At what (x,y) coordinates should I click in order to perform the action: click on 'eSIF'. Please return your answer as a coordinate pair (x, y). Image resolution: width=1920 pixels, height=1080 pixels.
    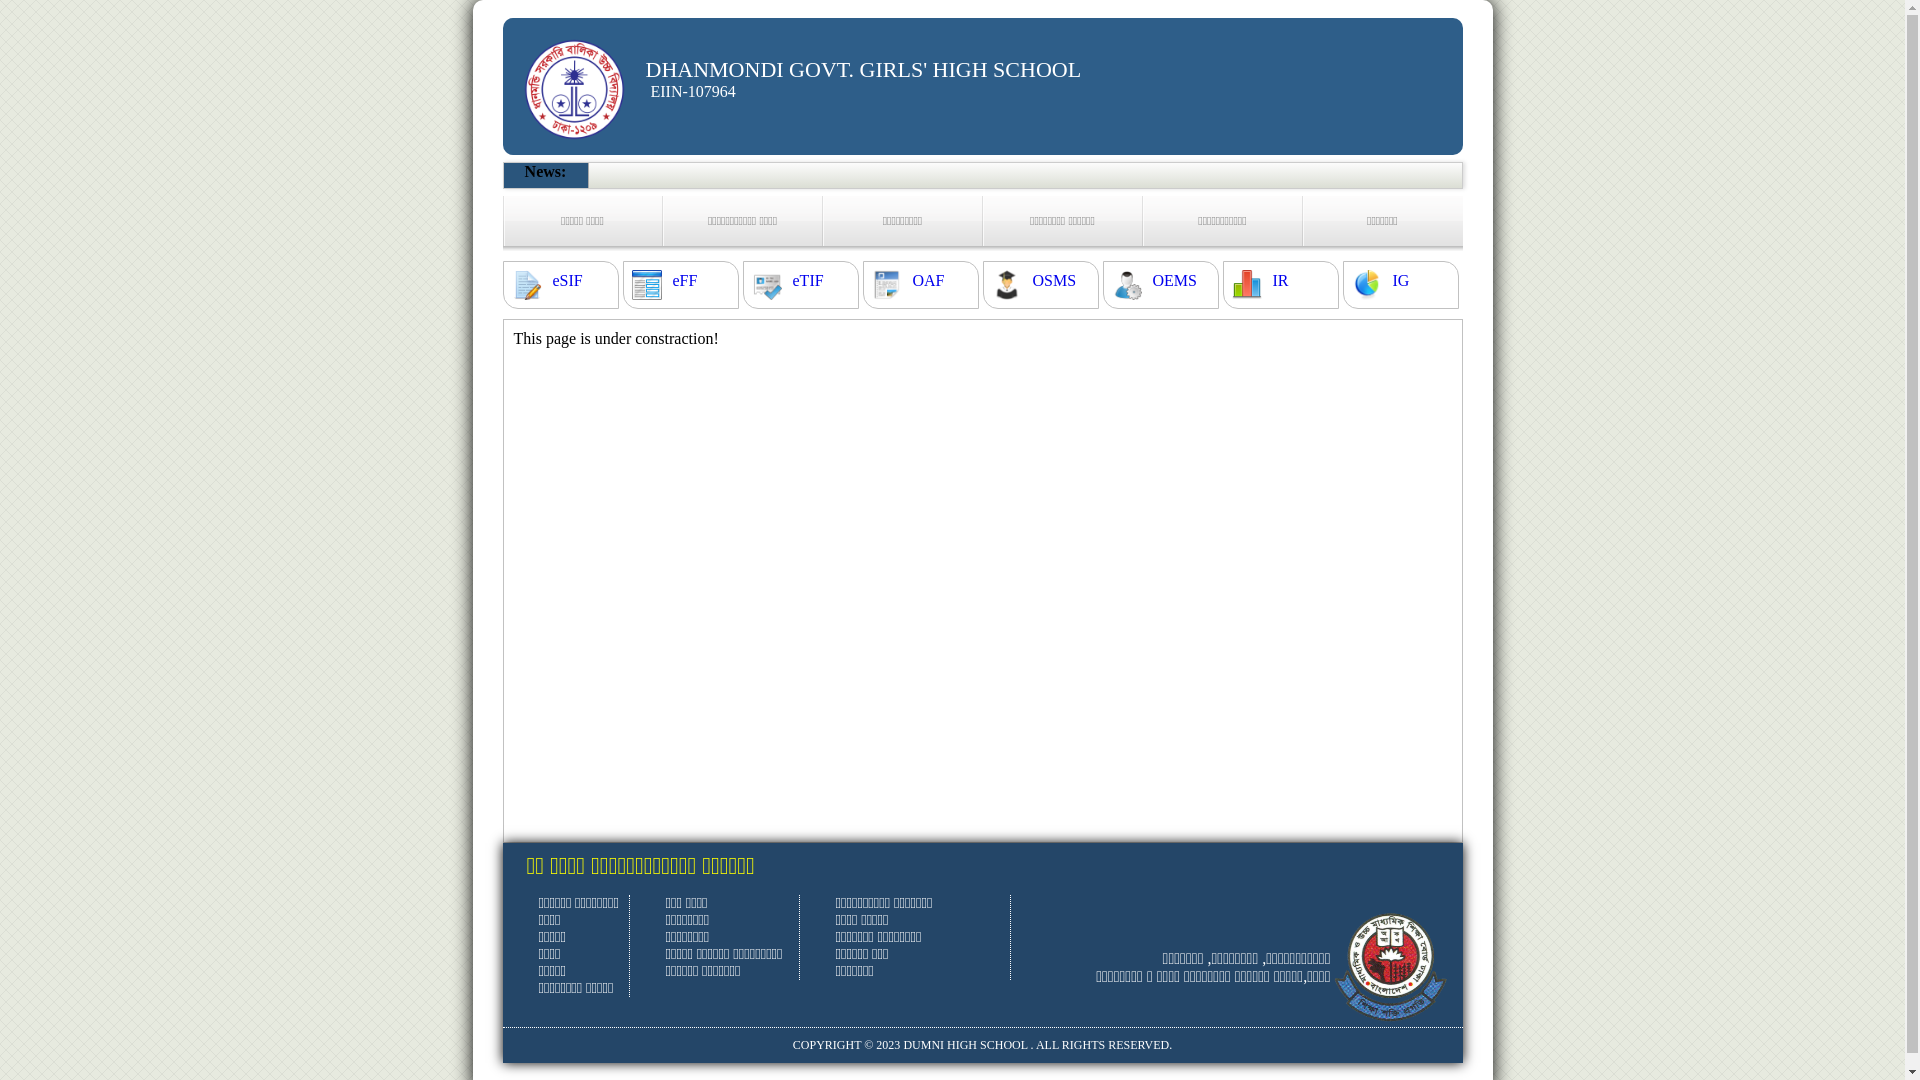
    Looking at the image, I should click on (565, 281).